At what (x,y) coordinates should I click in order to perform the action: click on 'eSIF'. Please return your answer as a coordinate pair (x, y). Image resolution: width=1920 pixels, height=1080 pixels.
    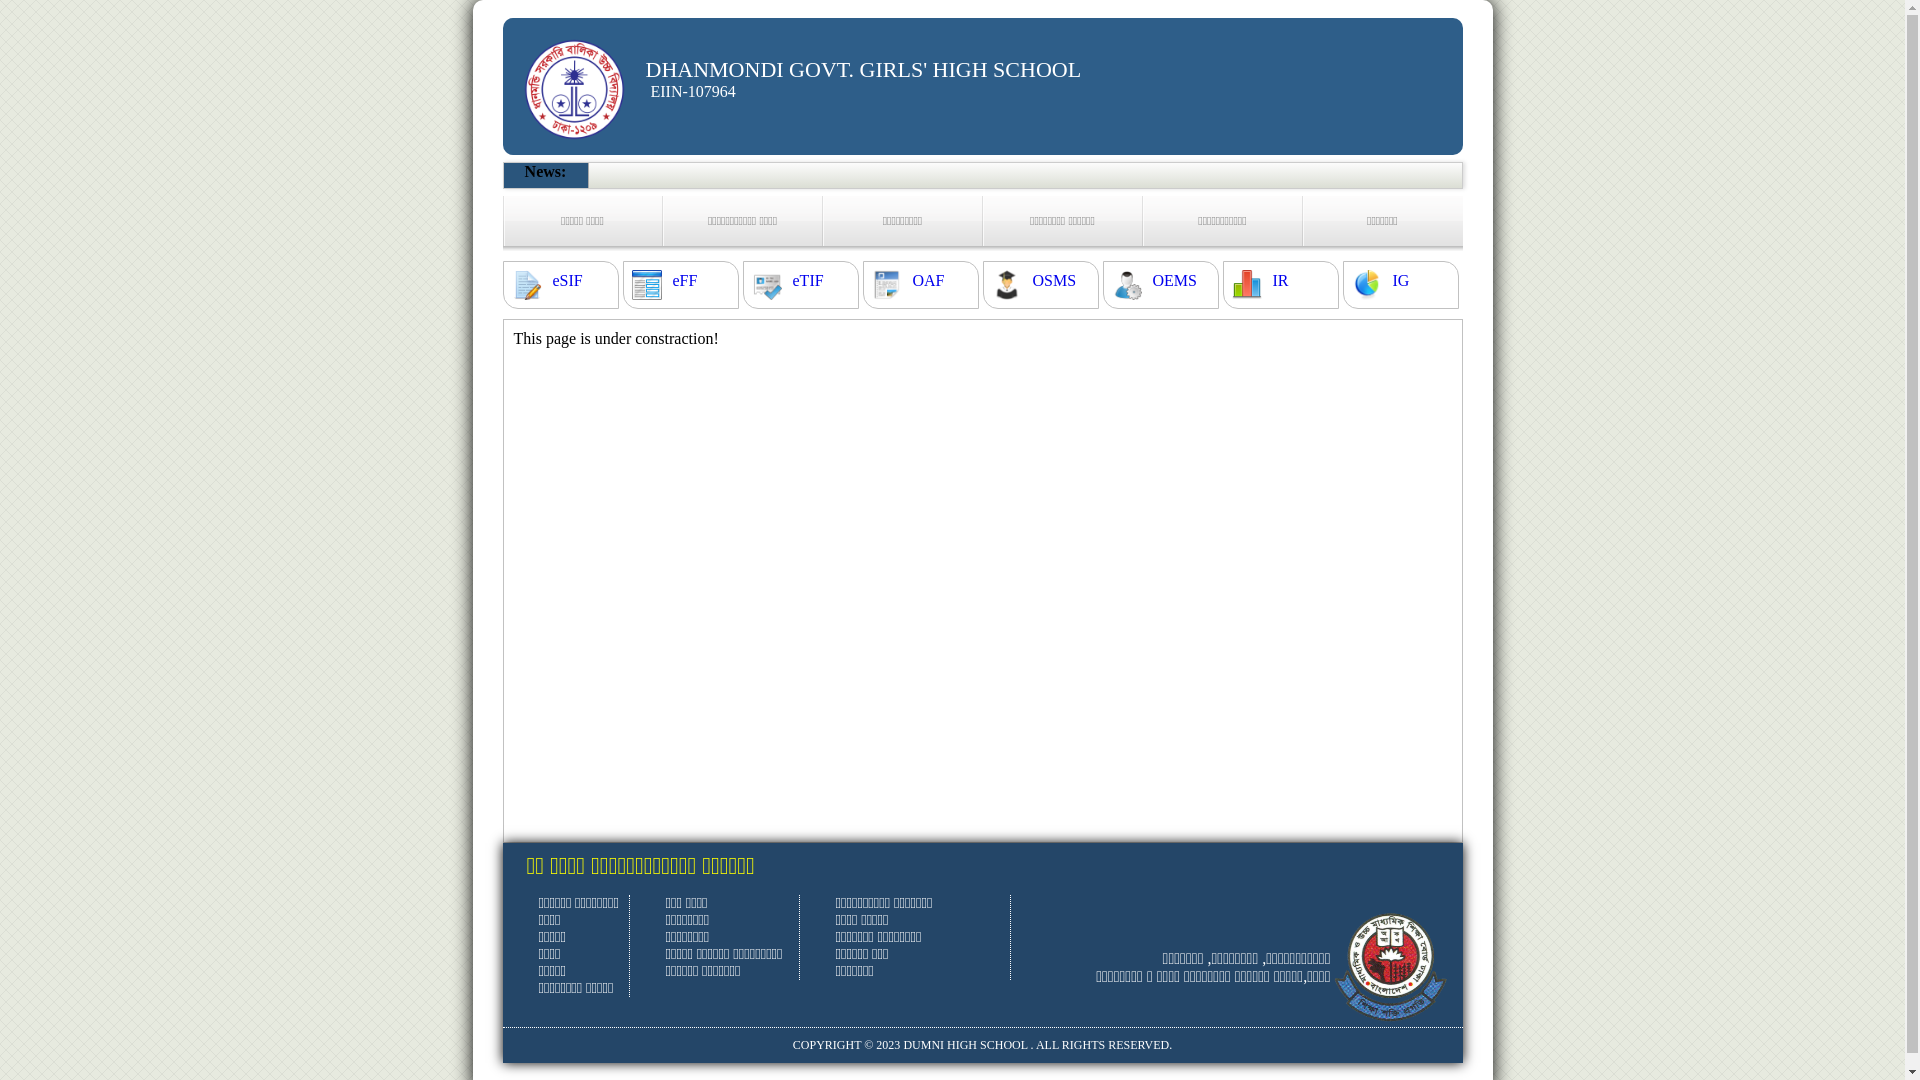
    Looking at the image, I should click on (565, 281).